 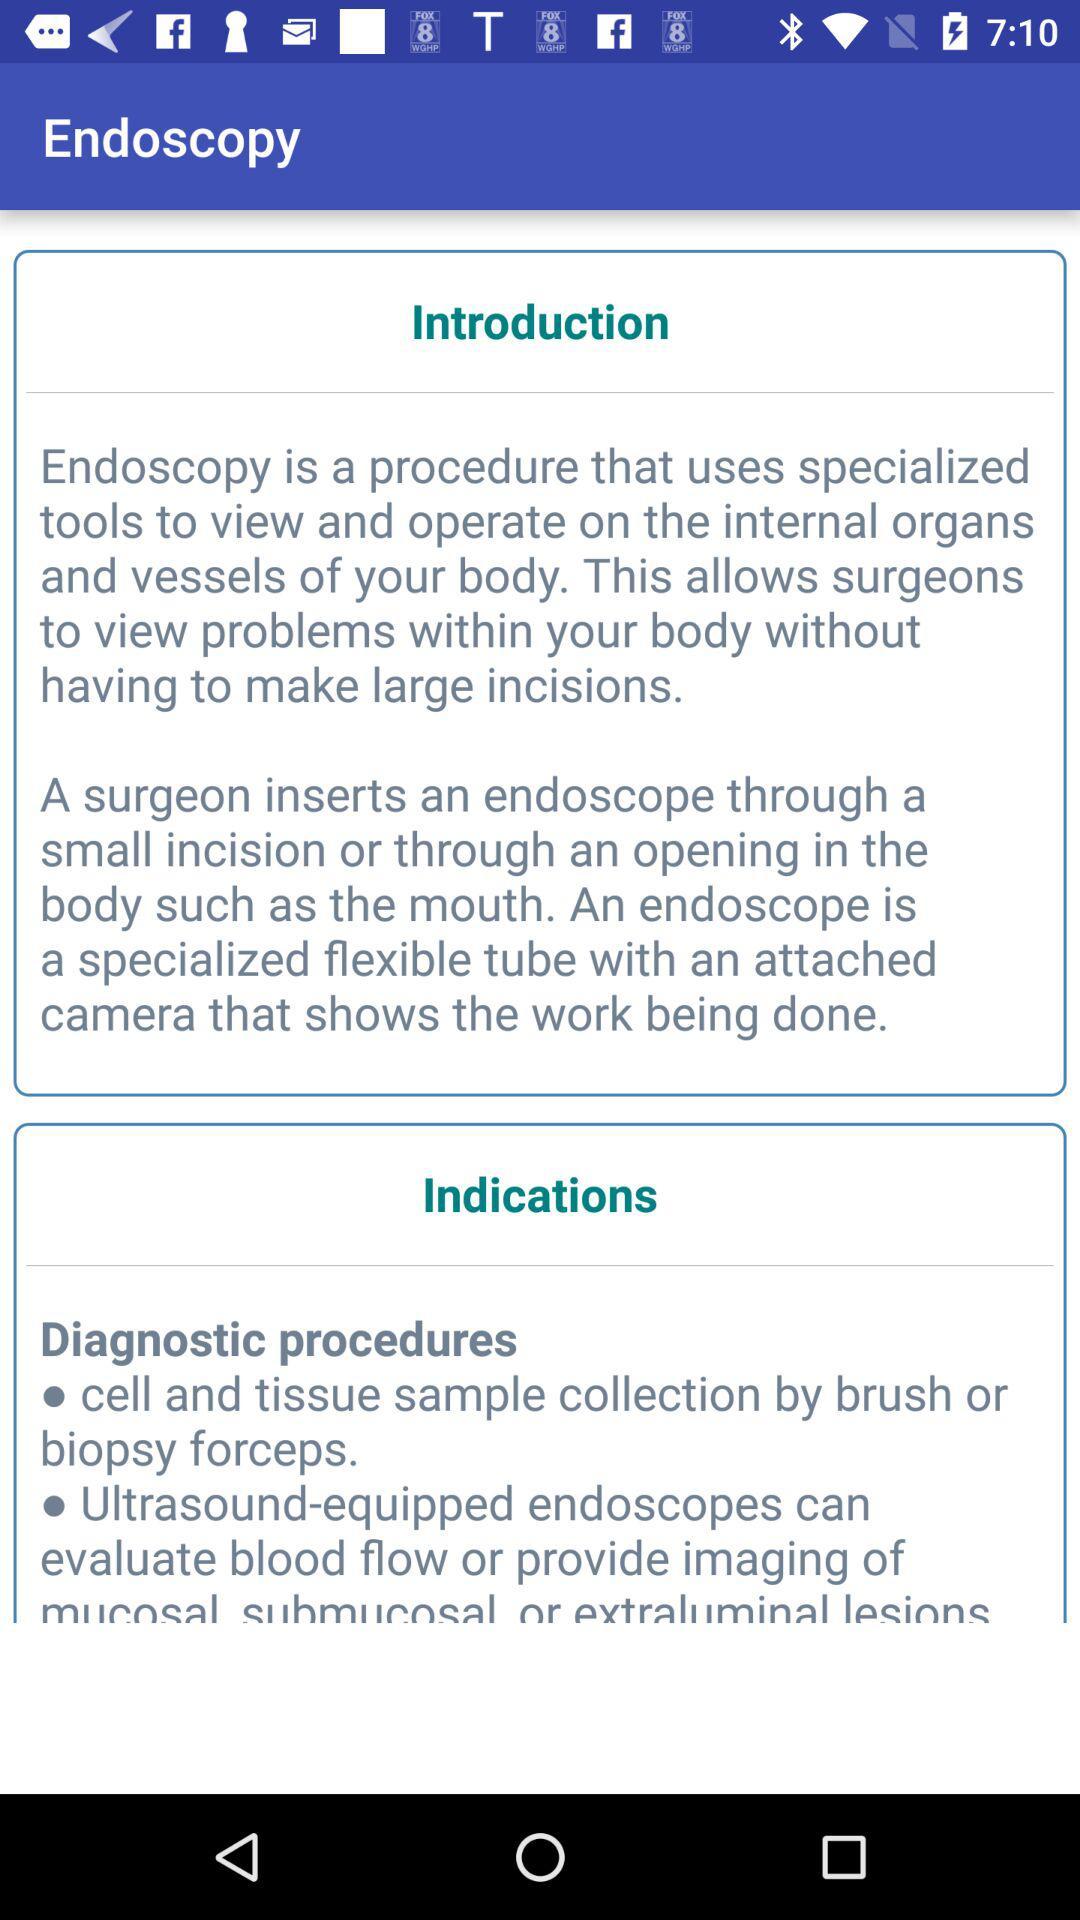 What do you see at coordinates (540, 1193) in the screenshot?
I see `item below the endoscopy is a item` at bounding box center [540, 1193].